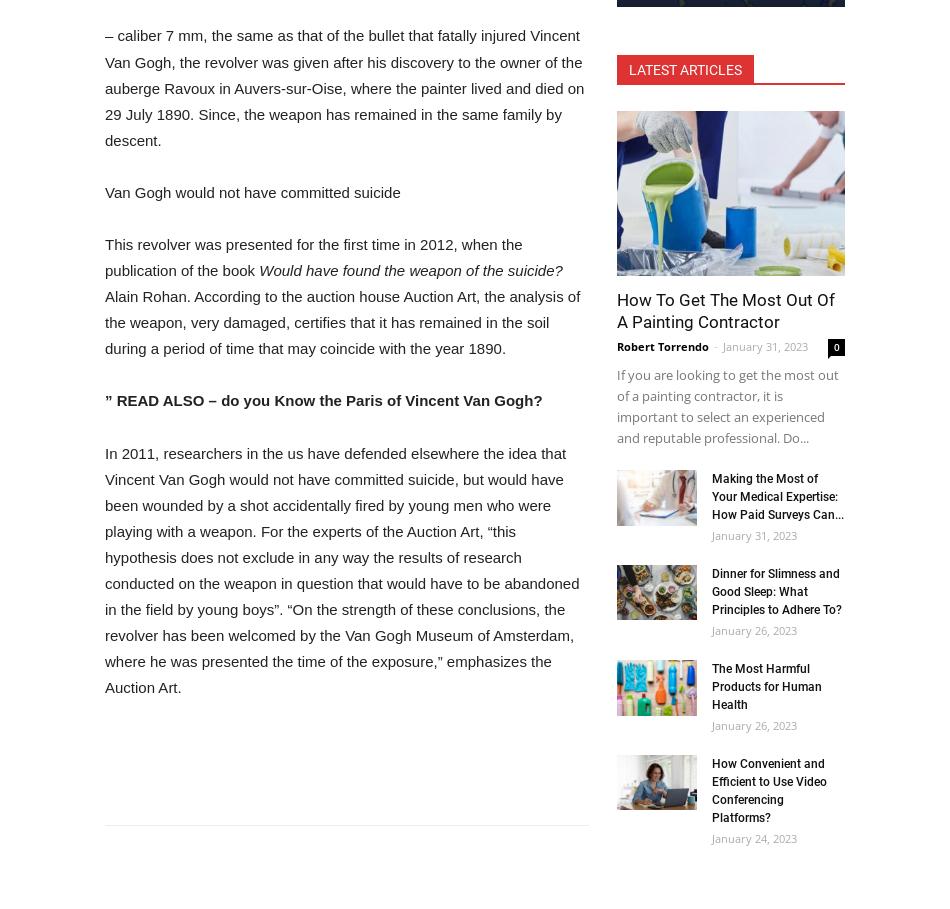  I want to click on '-', so click(715, 346).